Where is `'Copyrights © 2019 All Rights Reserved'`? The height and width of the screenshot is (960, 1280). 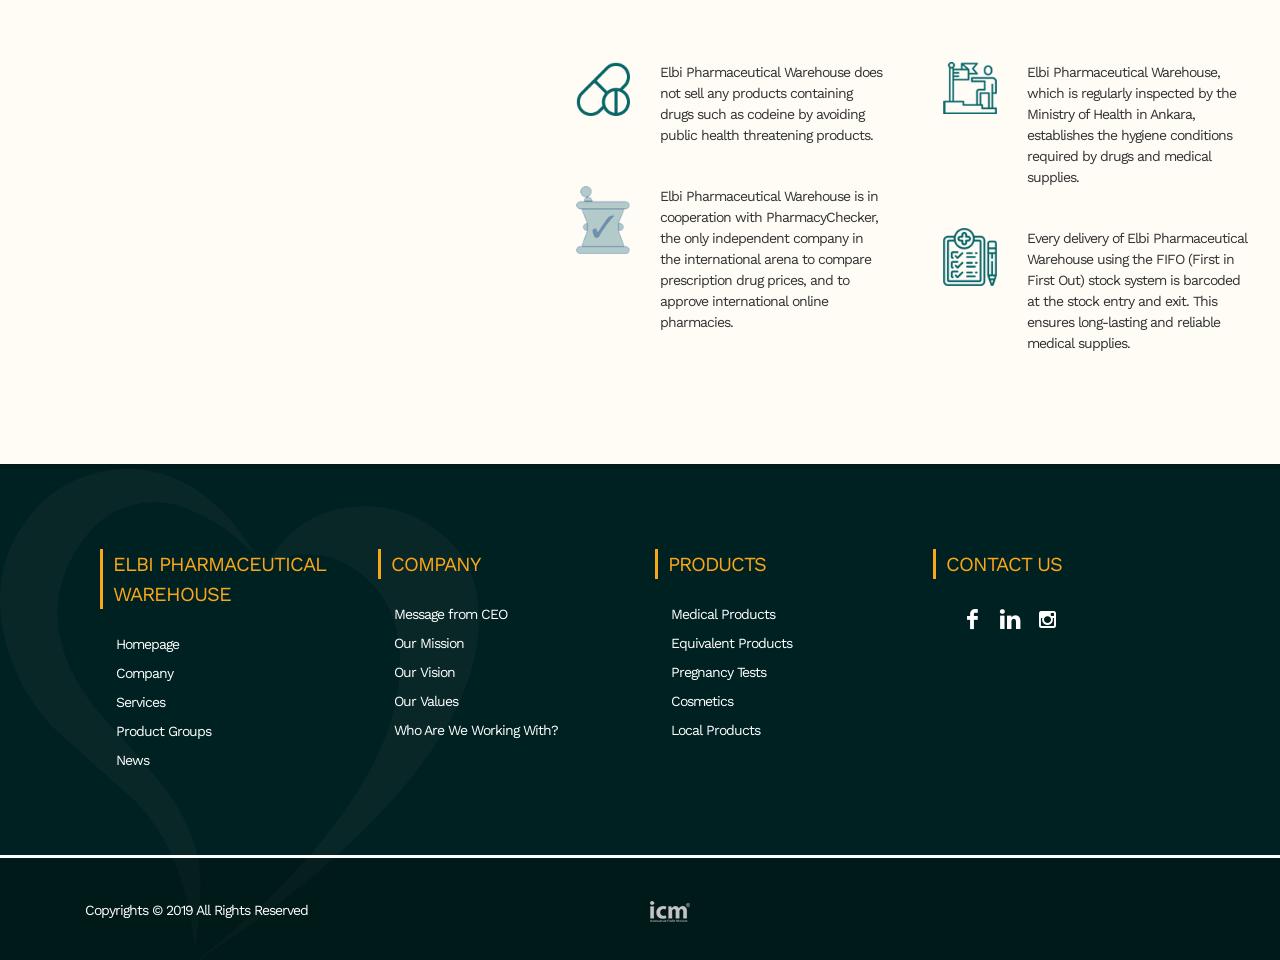
'Copyrights © 2019 All Rights Reserved' is located at coordinates (83, 909).